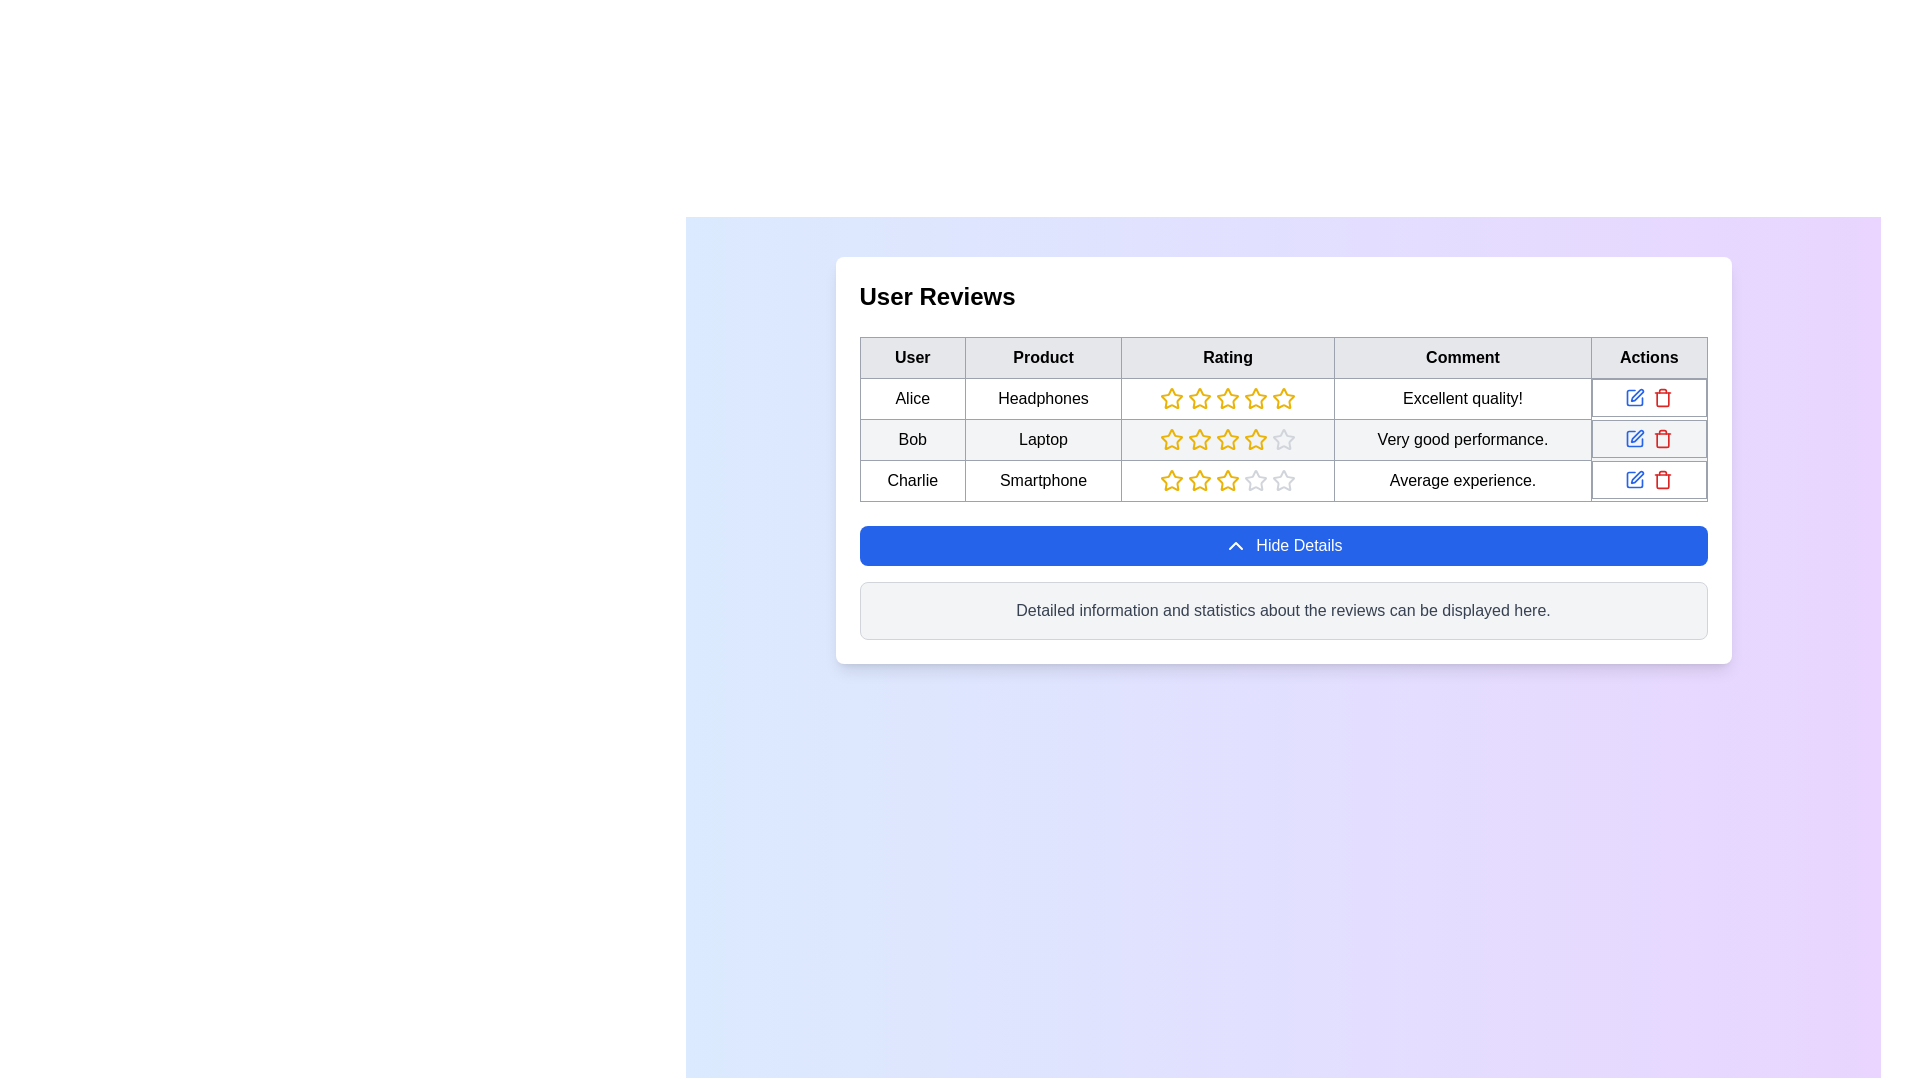 This screenshot has height=1080, width=1920. What do you see at coordinates (1663, 397) in the screenshot?
I see `the red trash bin icon button located in the last column of the second row under the 'Actions' section to trigger a tooltip or visual feedback` at bounding box center [1663, 397].